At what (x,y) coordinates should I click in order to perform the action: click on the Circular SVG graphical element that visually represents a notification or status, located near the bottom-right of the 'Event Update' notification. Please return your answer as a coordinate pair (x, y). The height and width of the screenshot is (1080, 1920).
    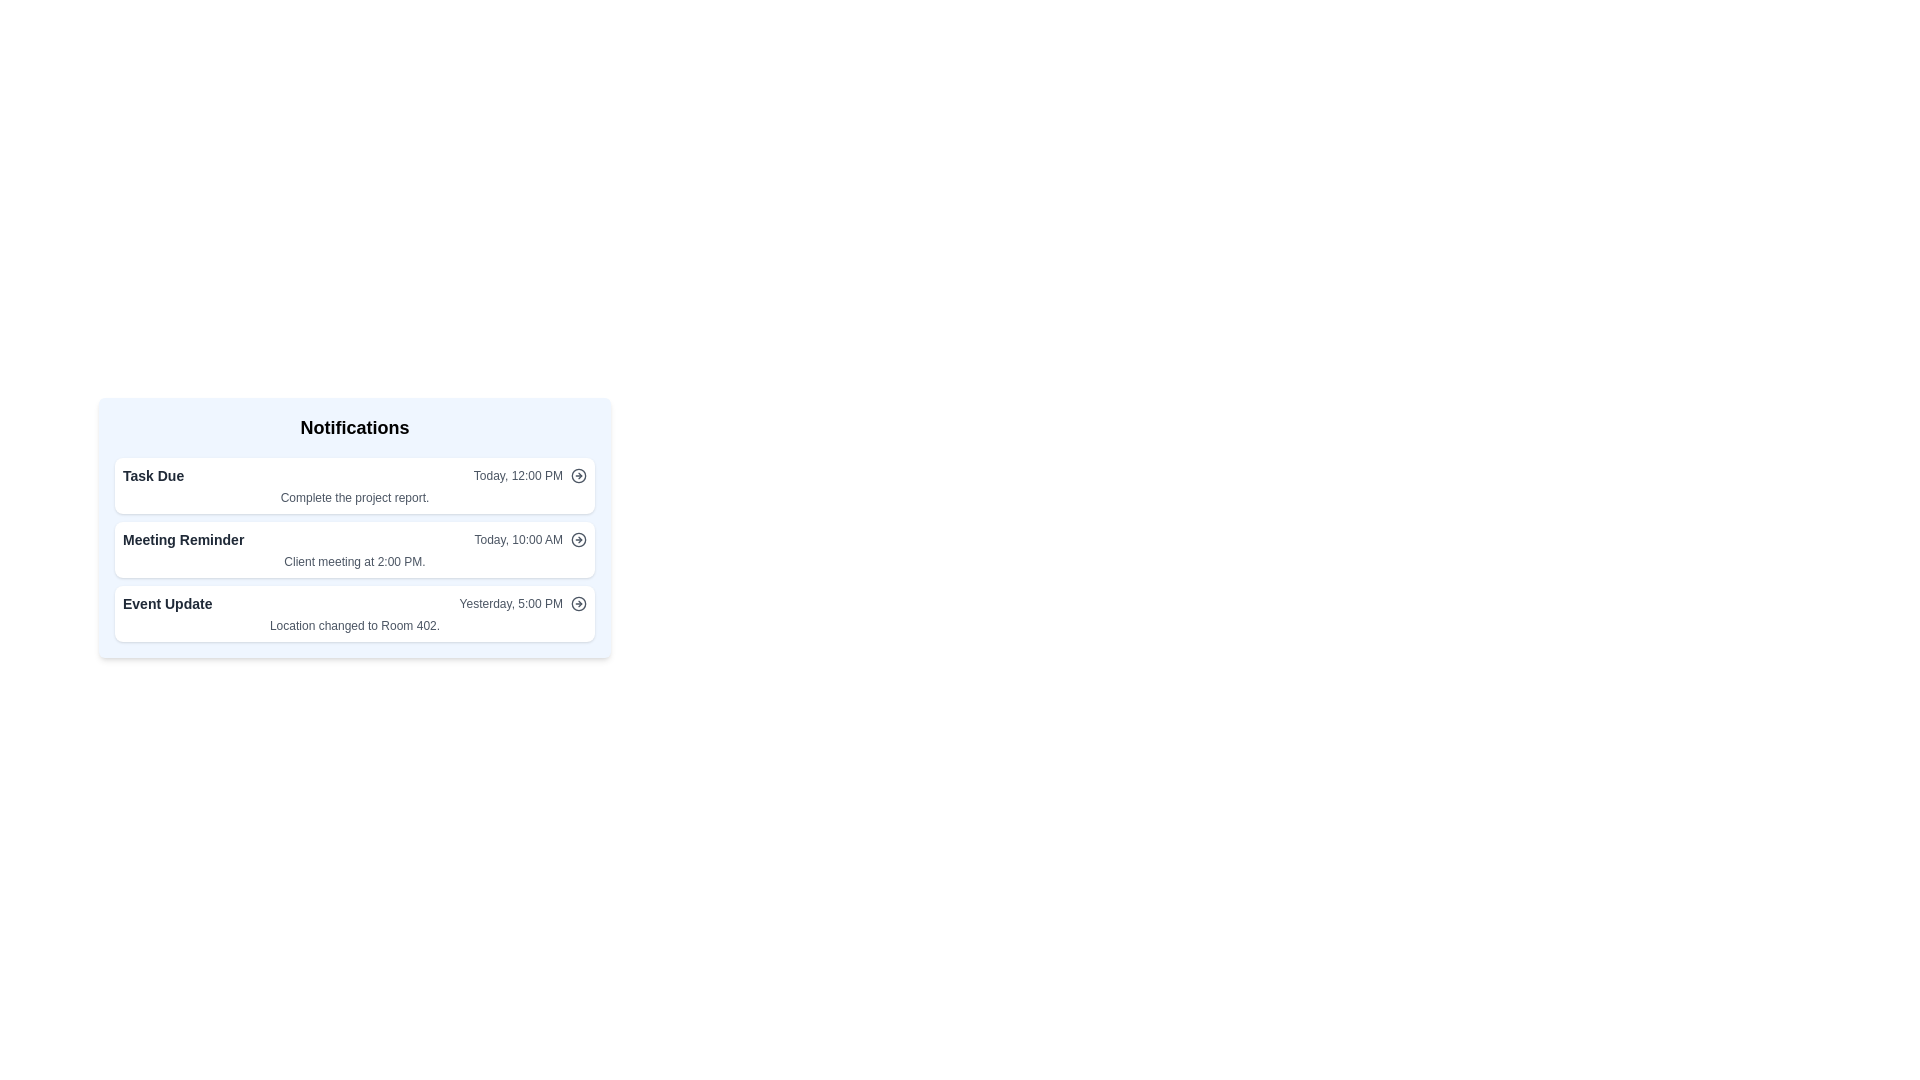
    Looking at the image, I should click on (578, 603).